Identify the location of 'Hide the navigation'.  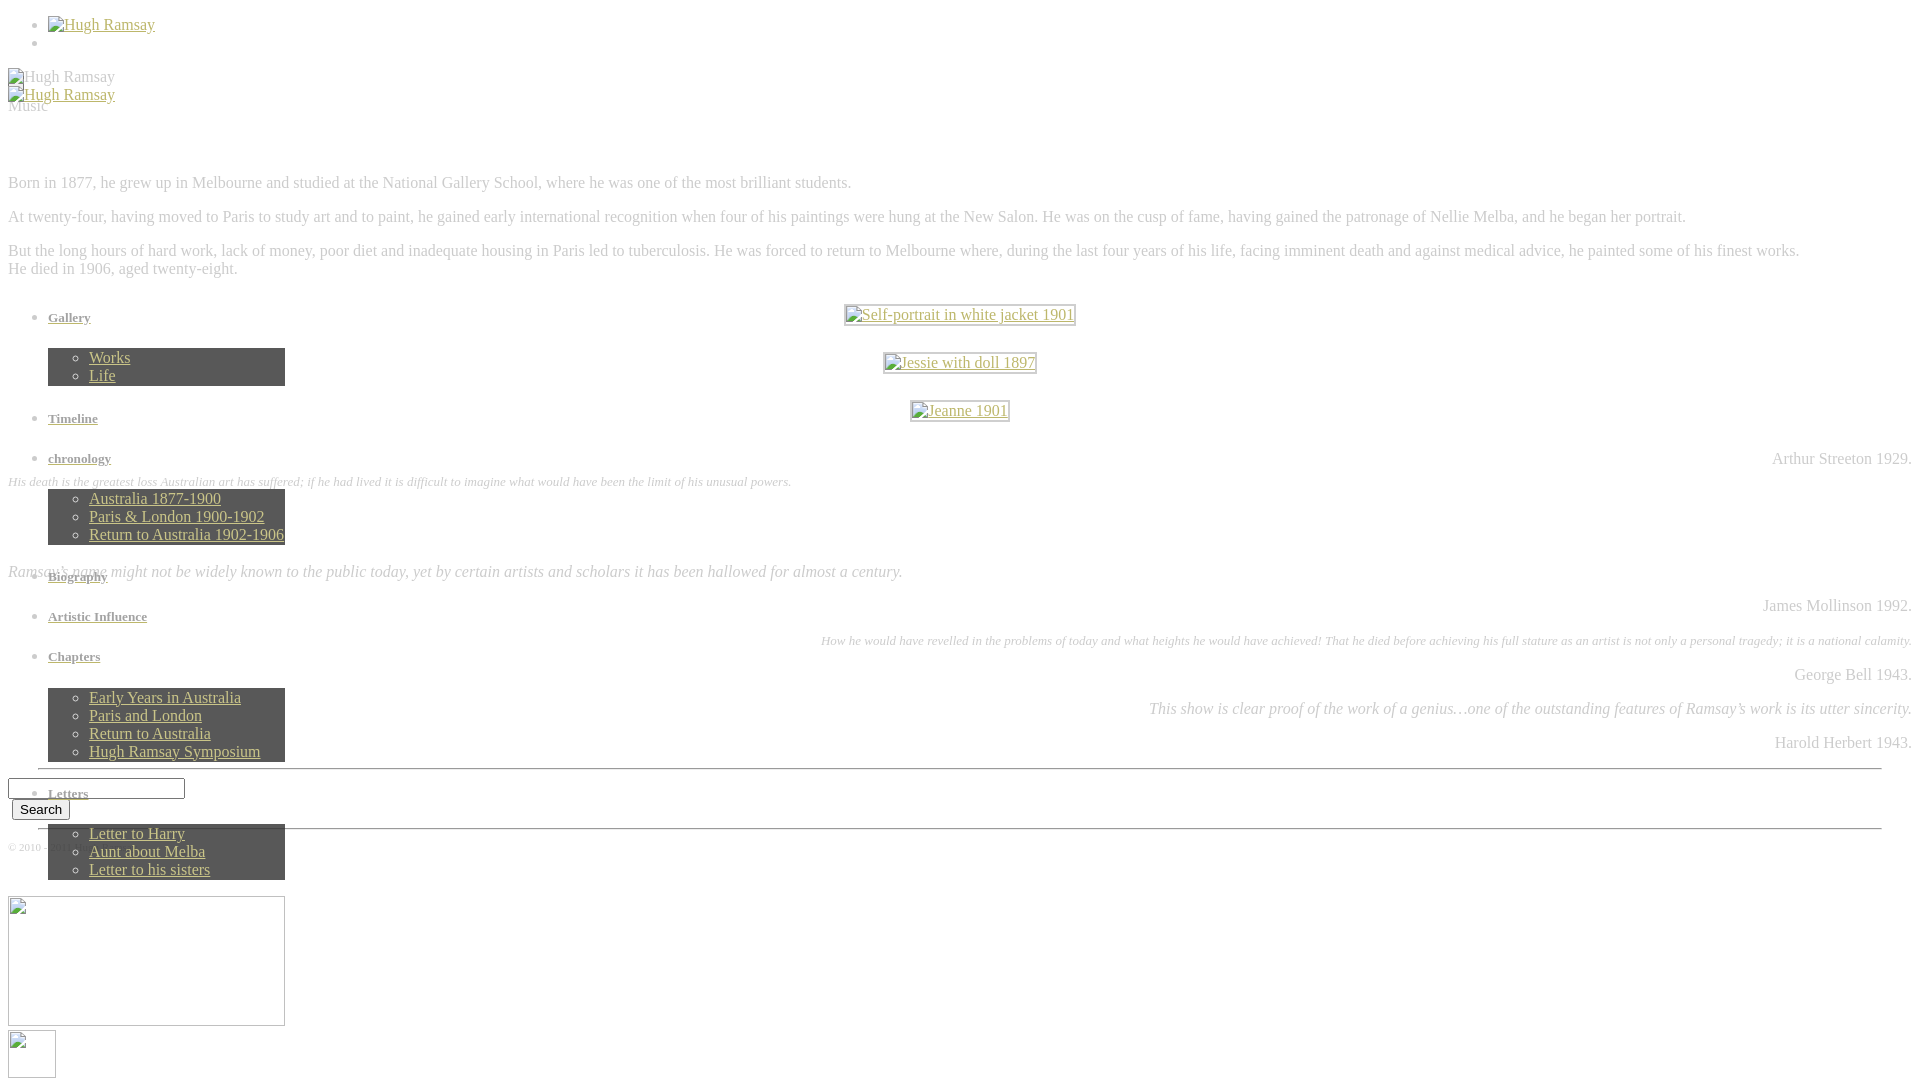
(32, 1052).